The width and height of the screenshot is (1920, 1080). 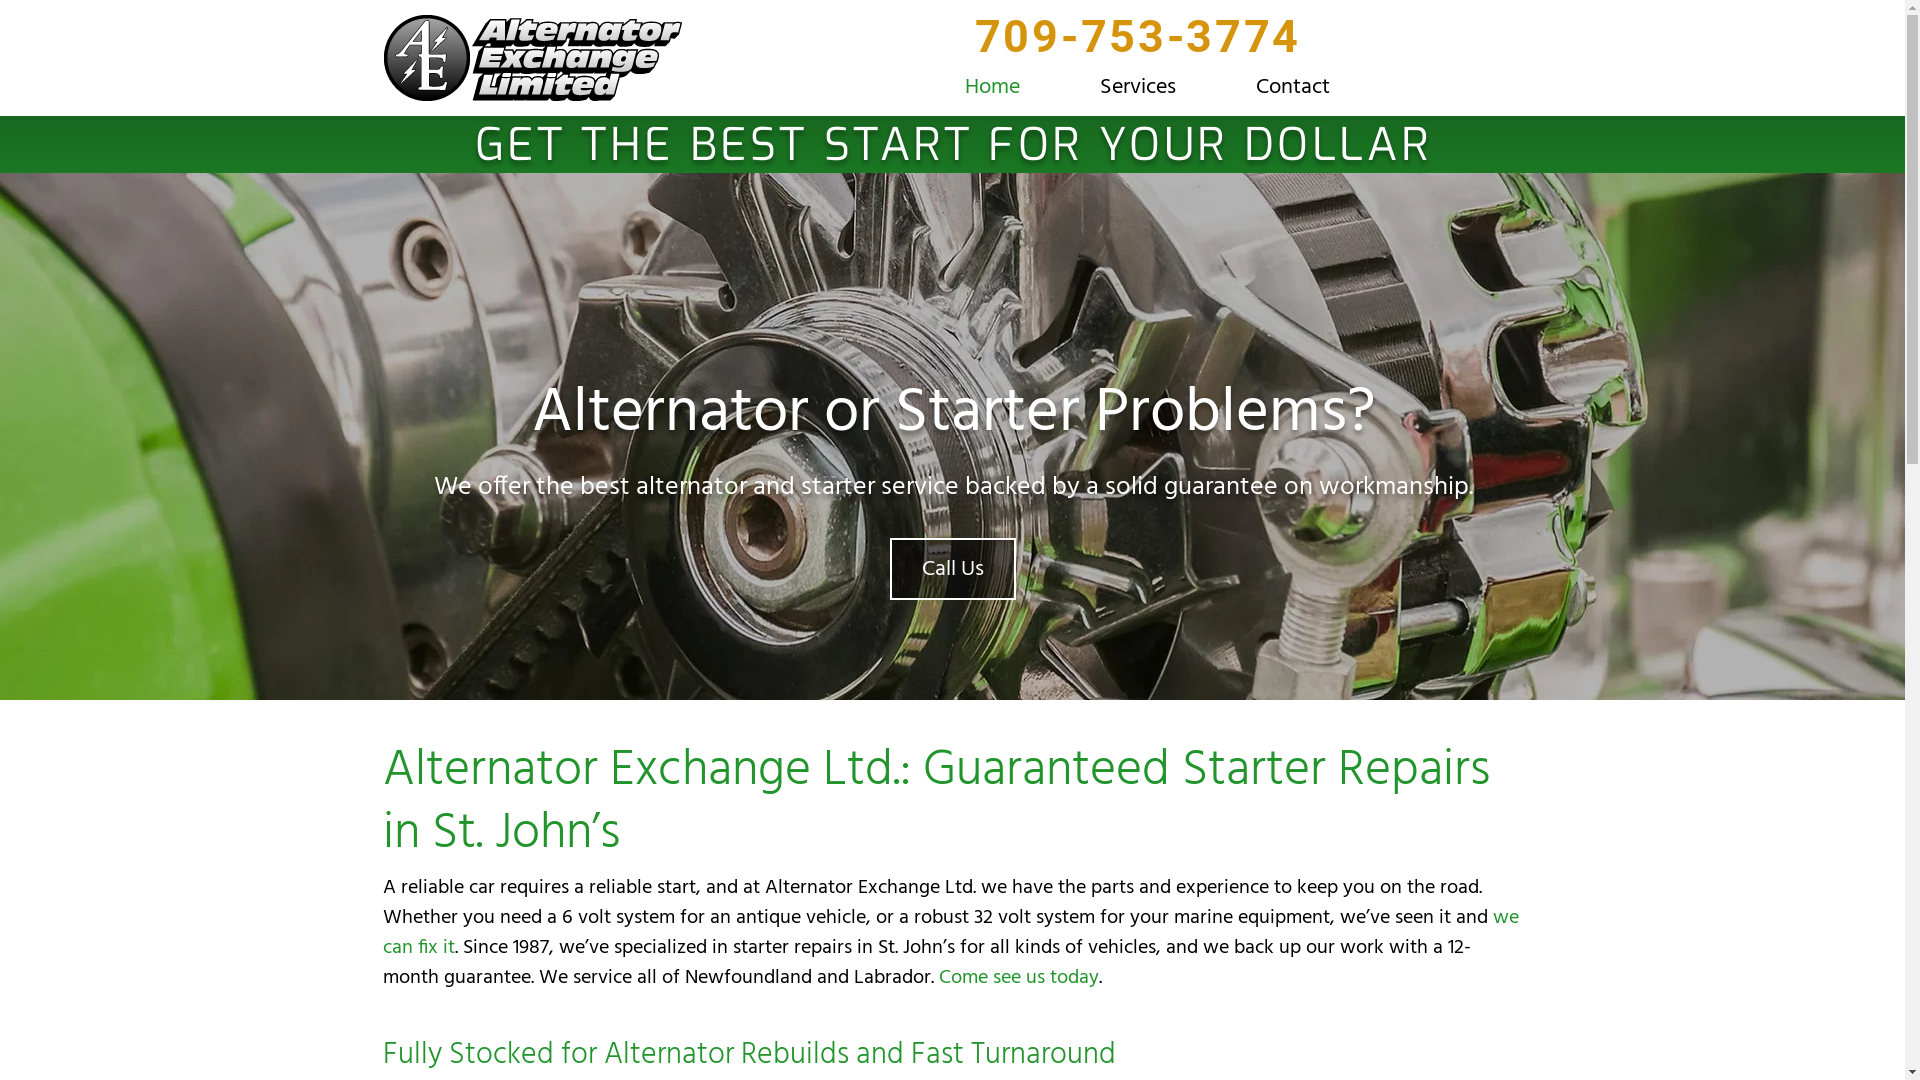 What do you see at coordinates (949, 930) in the screenshot?
I see `'we can fix it'` at bounding box center [949, 930].